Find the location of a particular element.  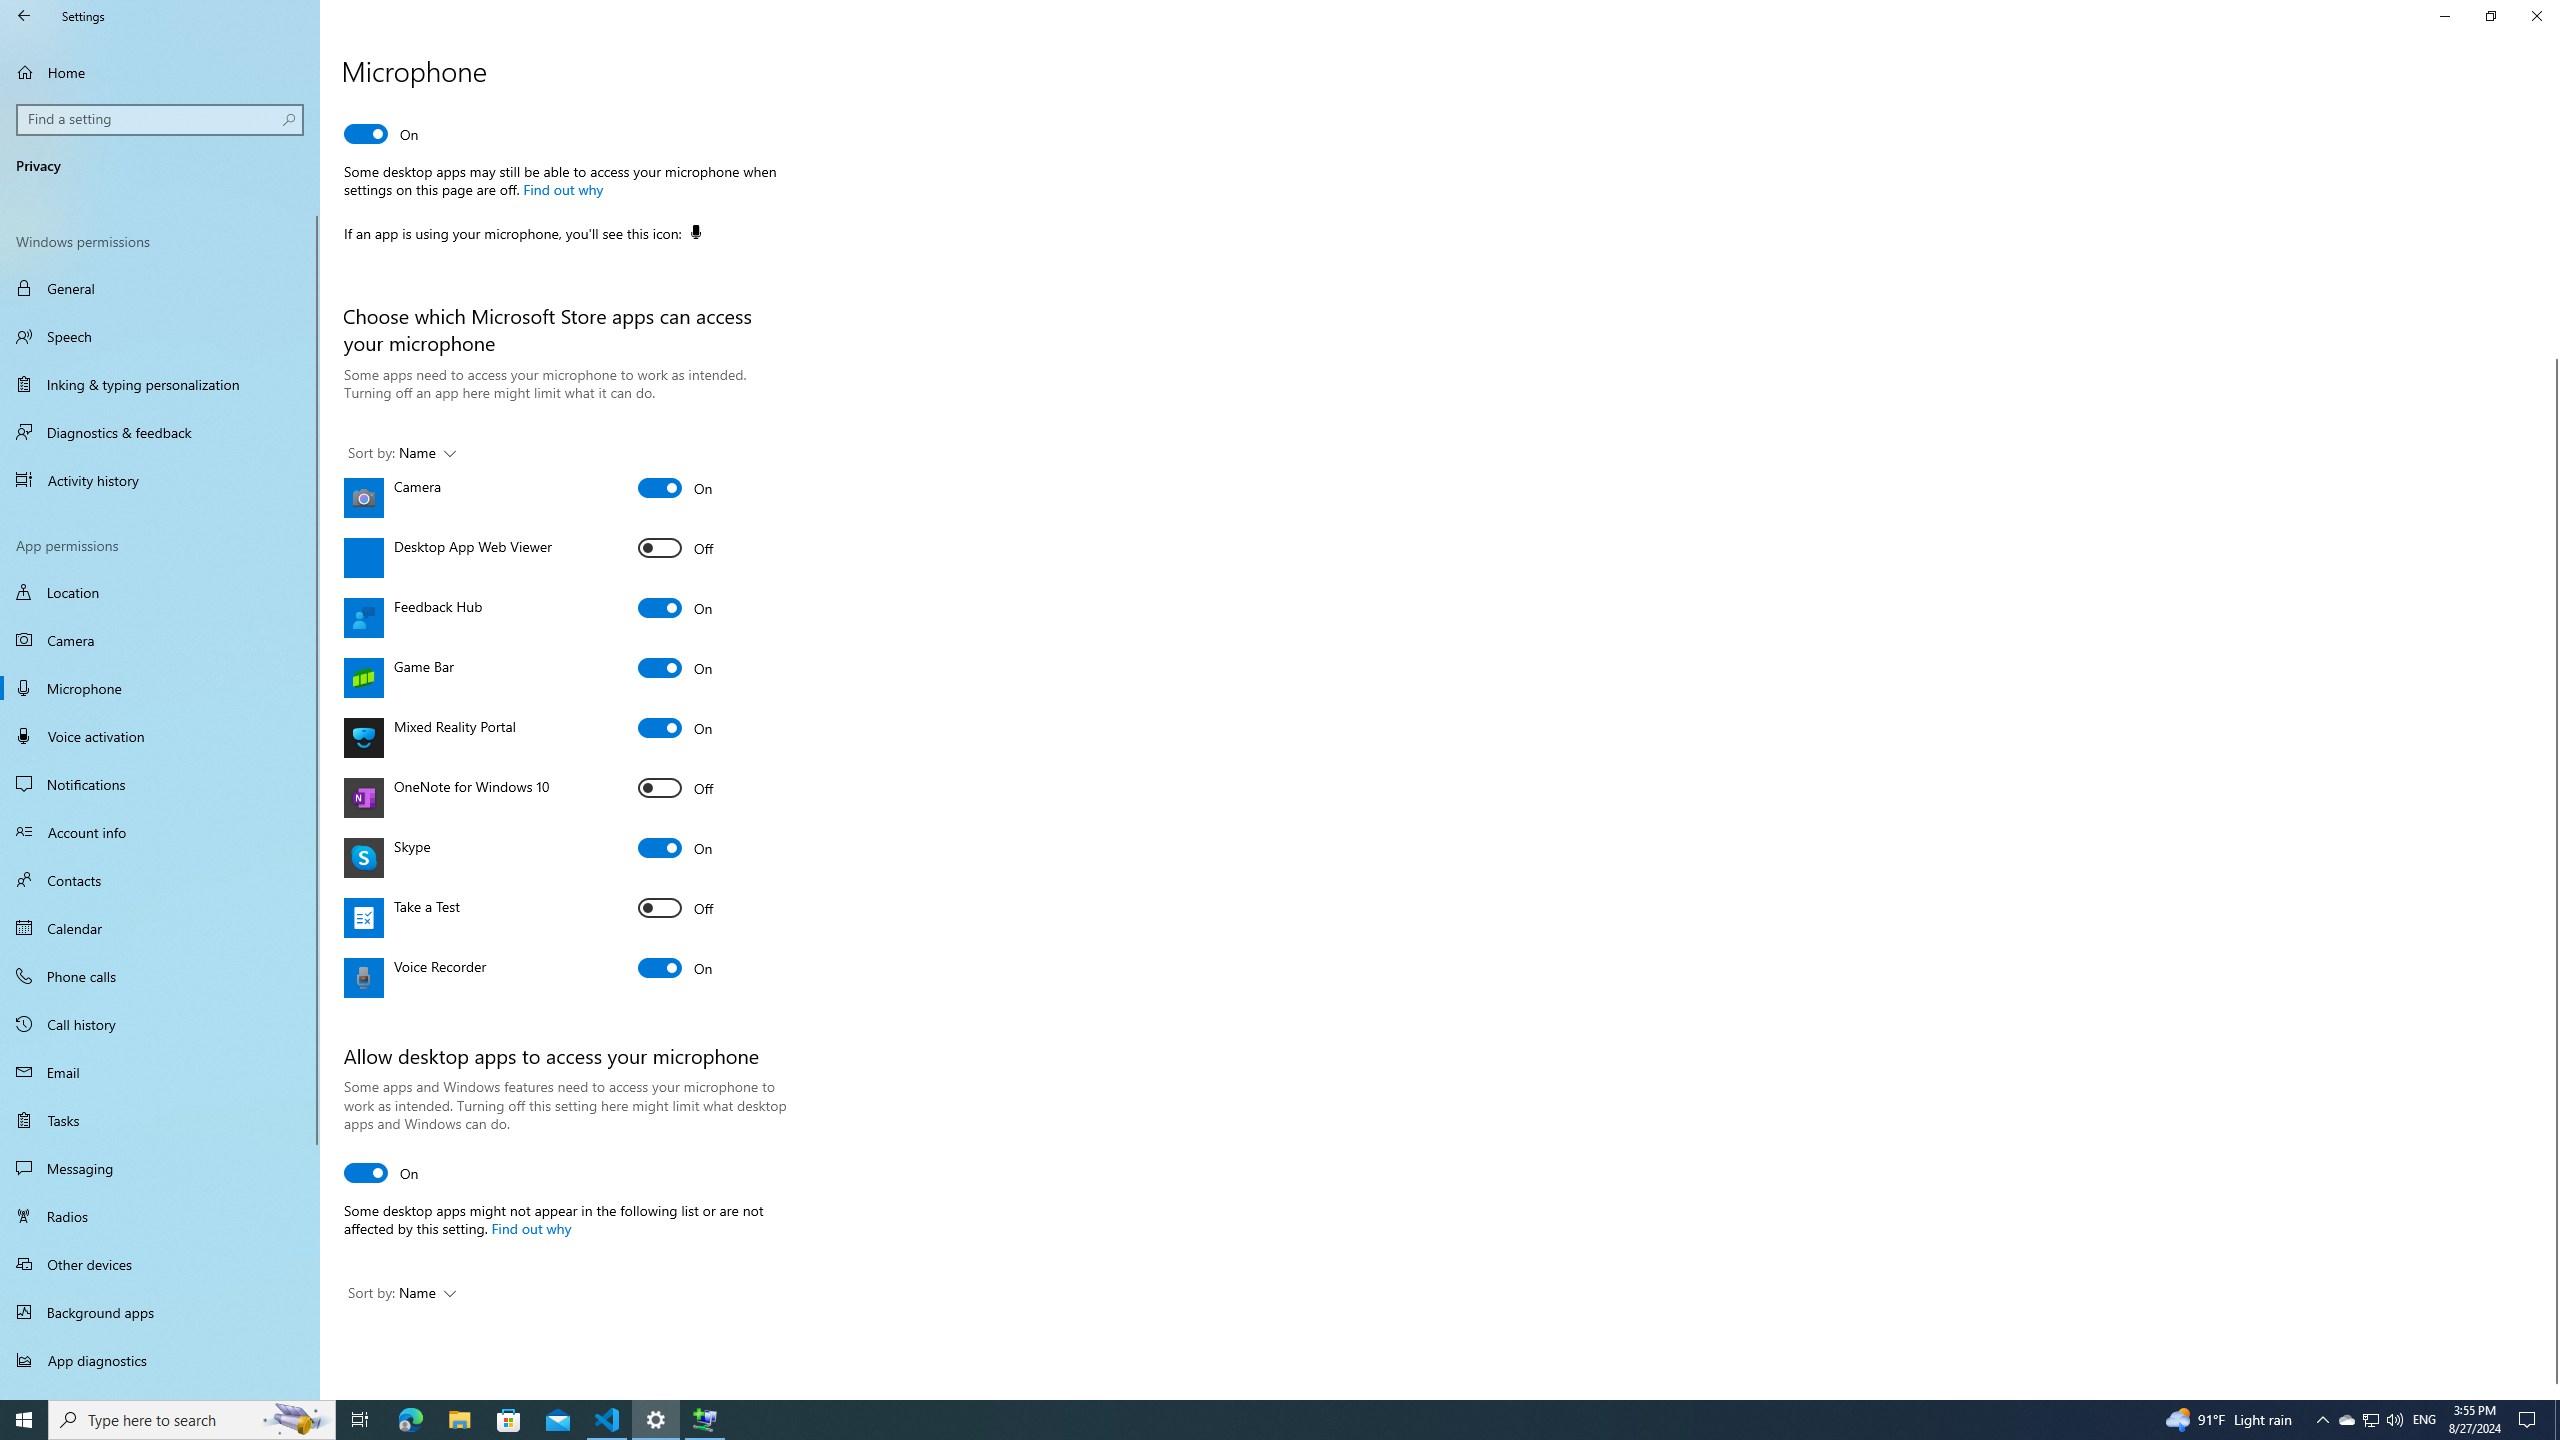

'Vertical' is located at coordinates (2551, 747).